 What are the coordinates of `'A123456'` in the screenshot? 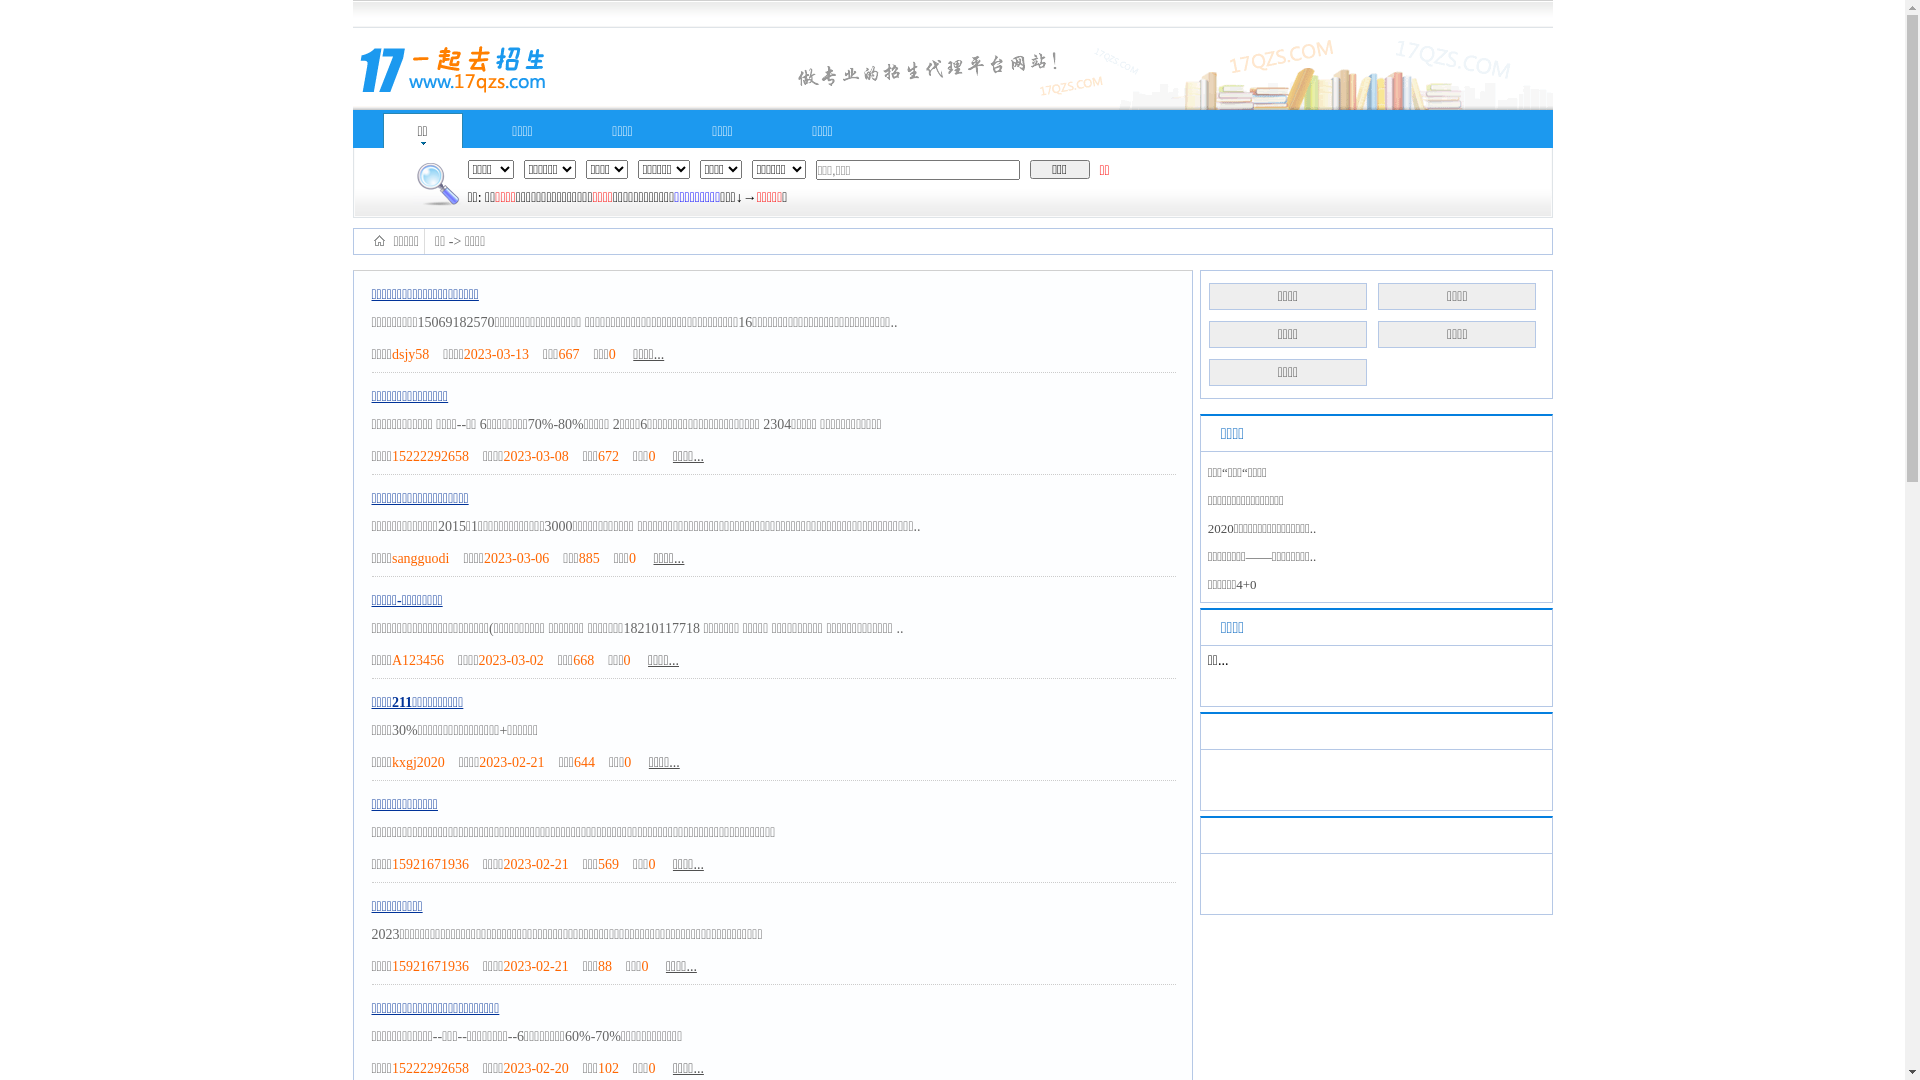 It's located at (416, 660).